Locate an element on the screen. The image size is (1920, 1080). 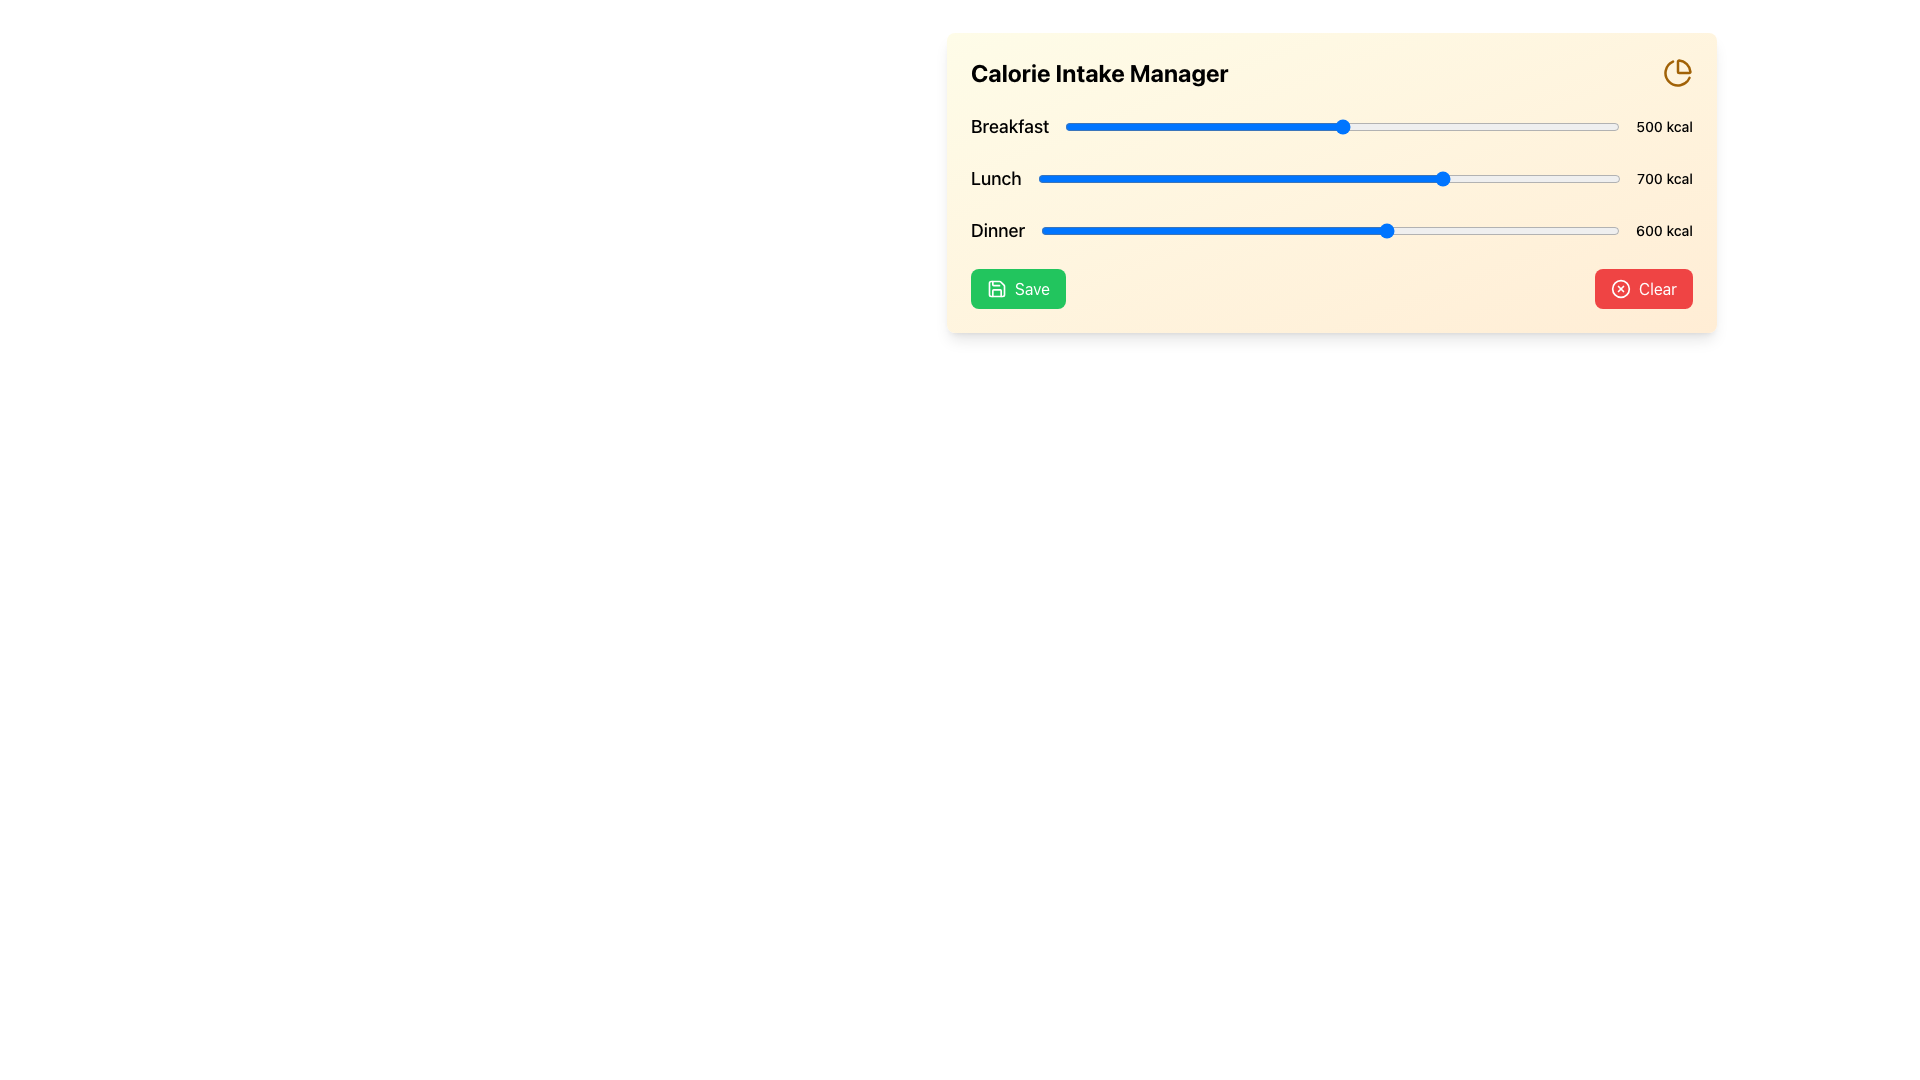
the breakfast calorie intake is located at coordinates (1367, 127).